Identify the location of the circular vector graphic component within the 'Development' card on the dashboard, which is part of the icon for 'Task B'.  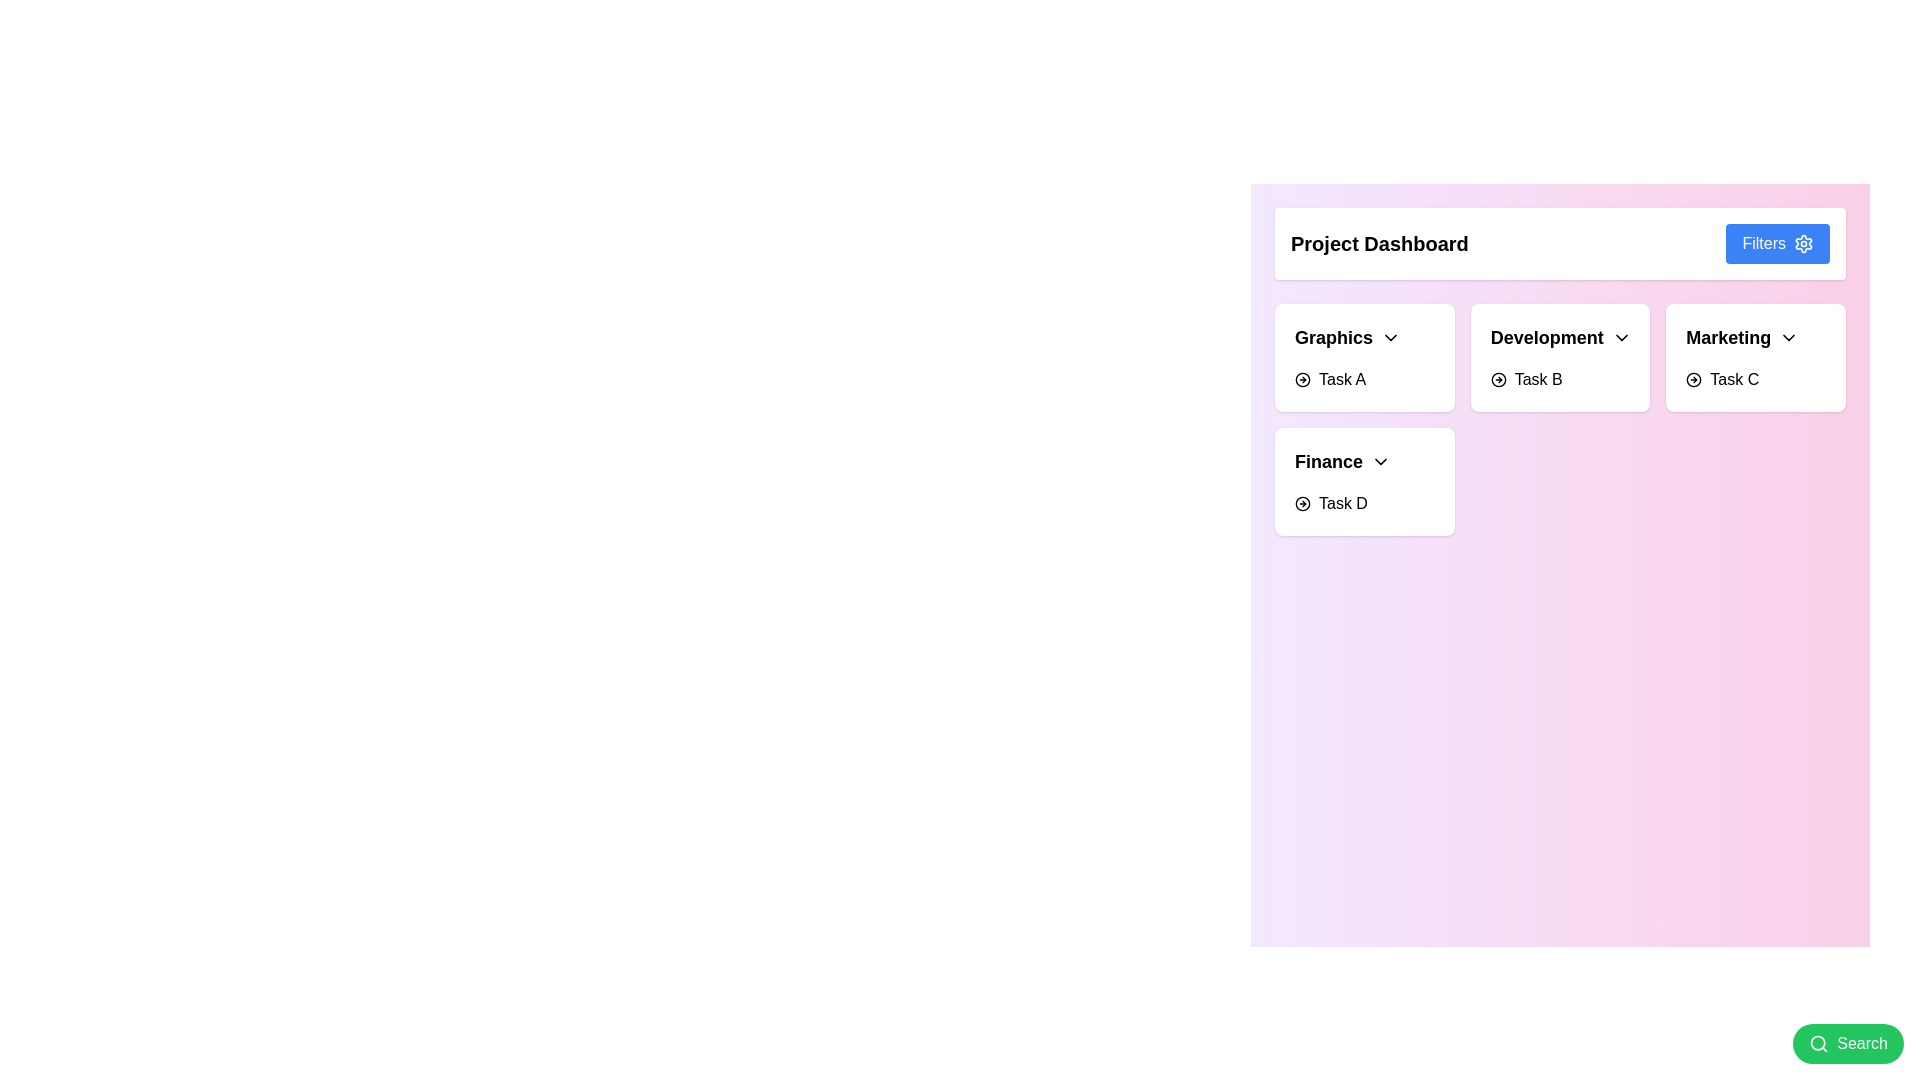
(1498, 380).